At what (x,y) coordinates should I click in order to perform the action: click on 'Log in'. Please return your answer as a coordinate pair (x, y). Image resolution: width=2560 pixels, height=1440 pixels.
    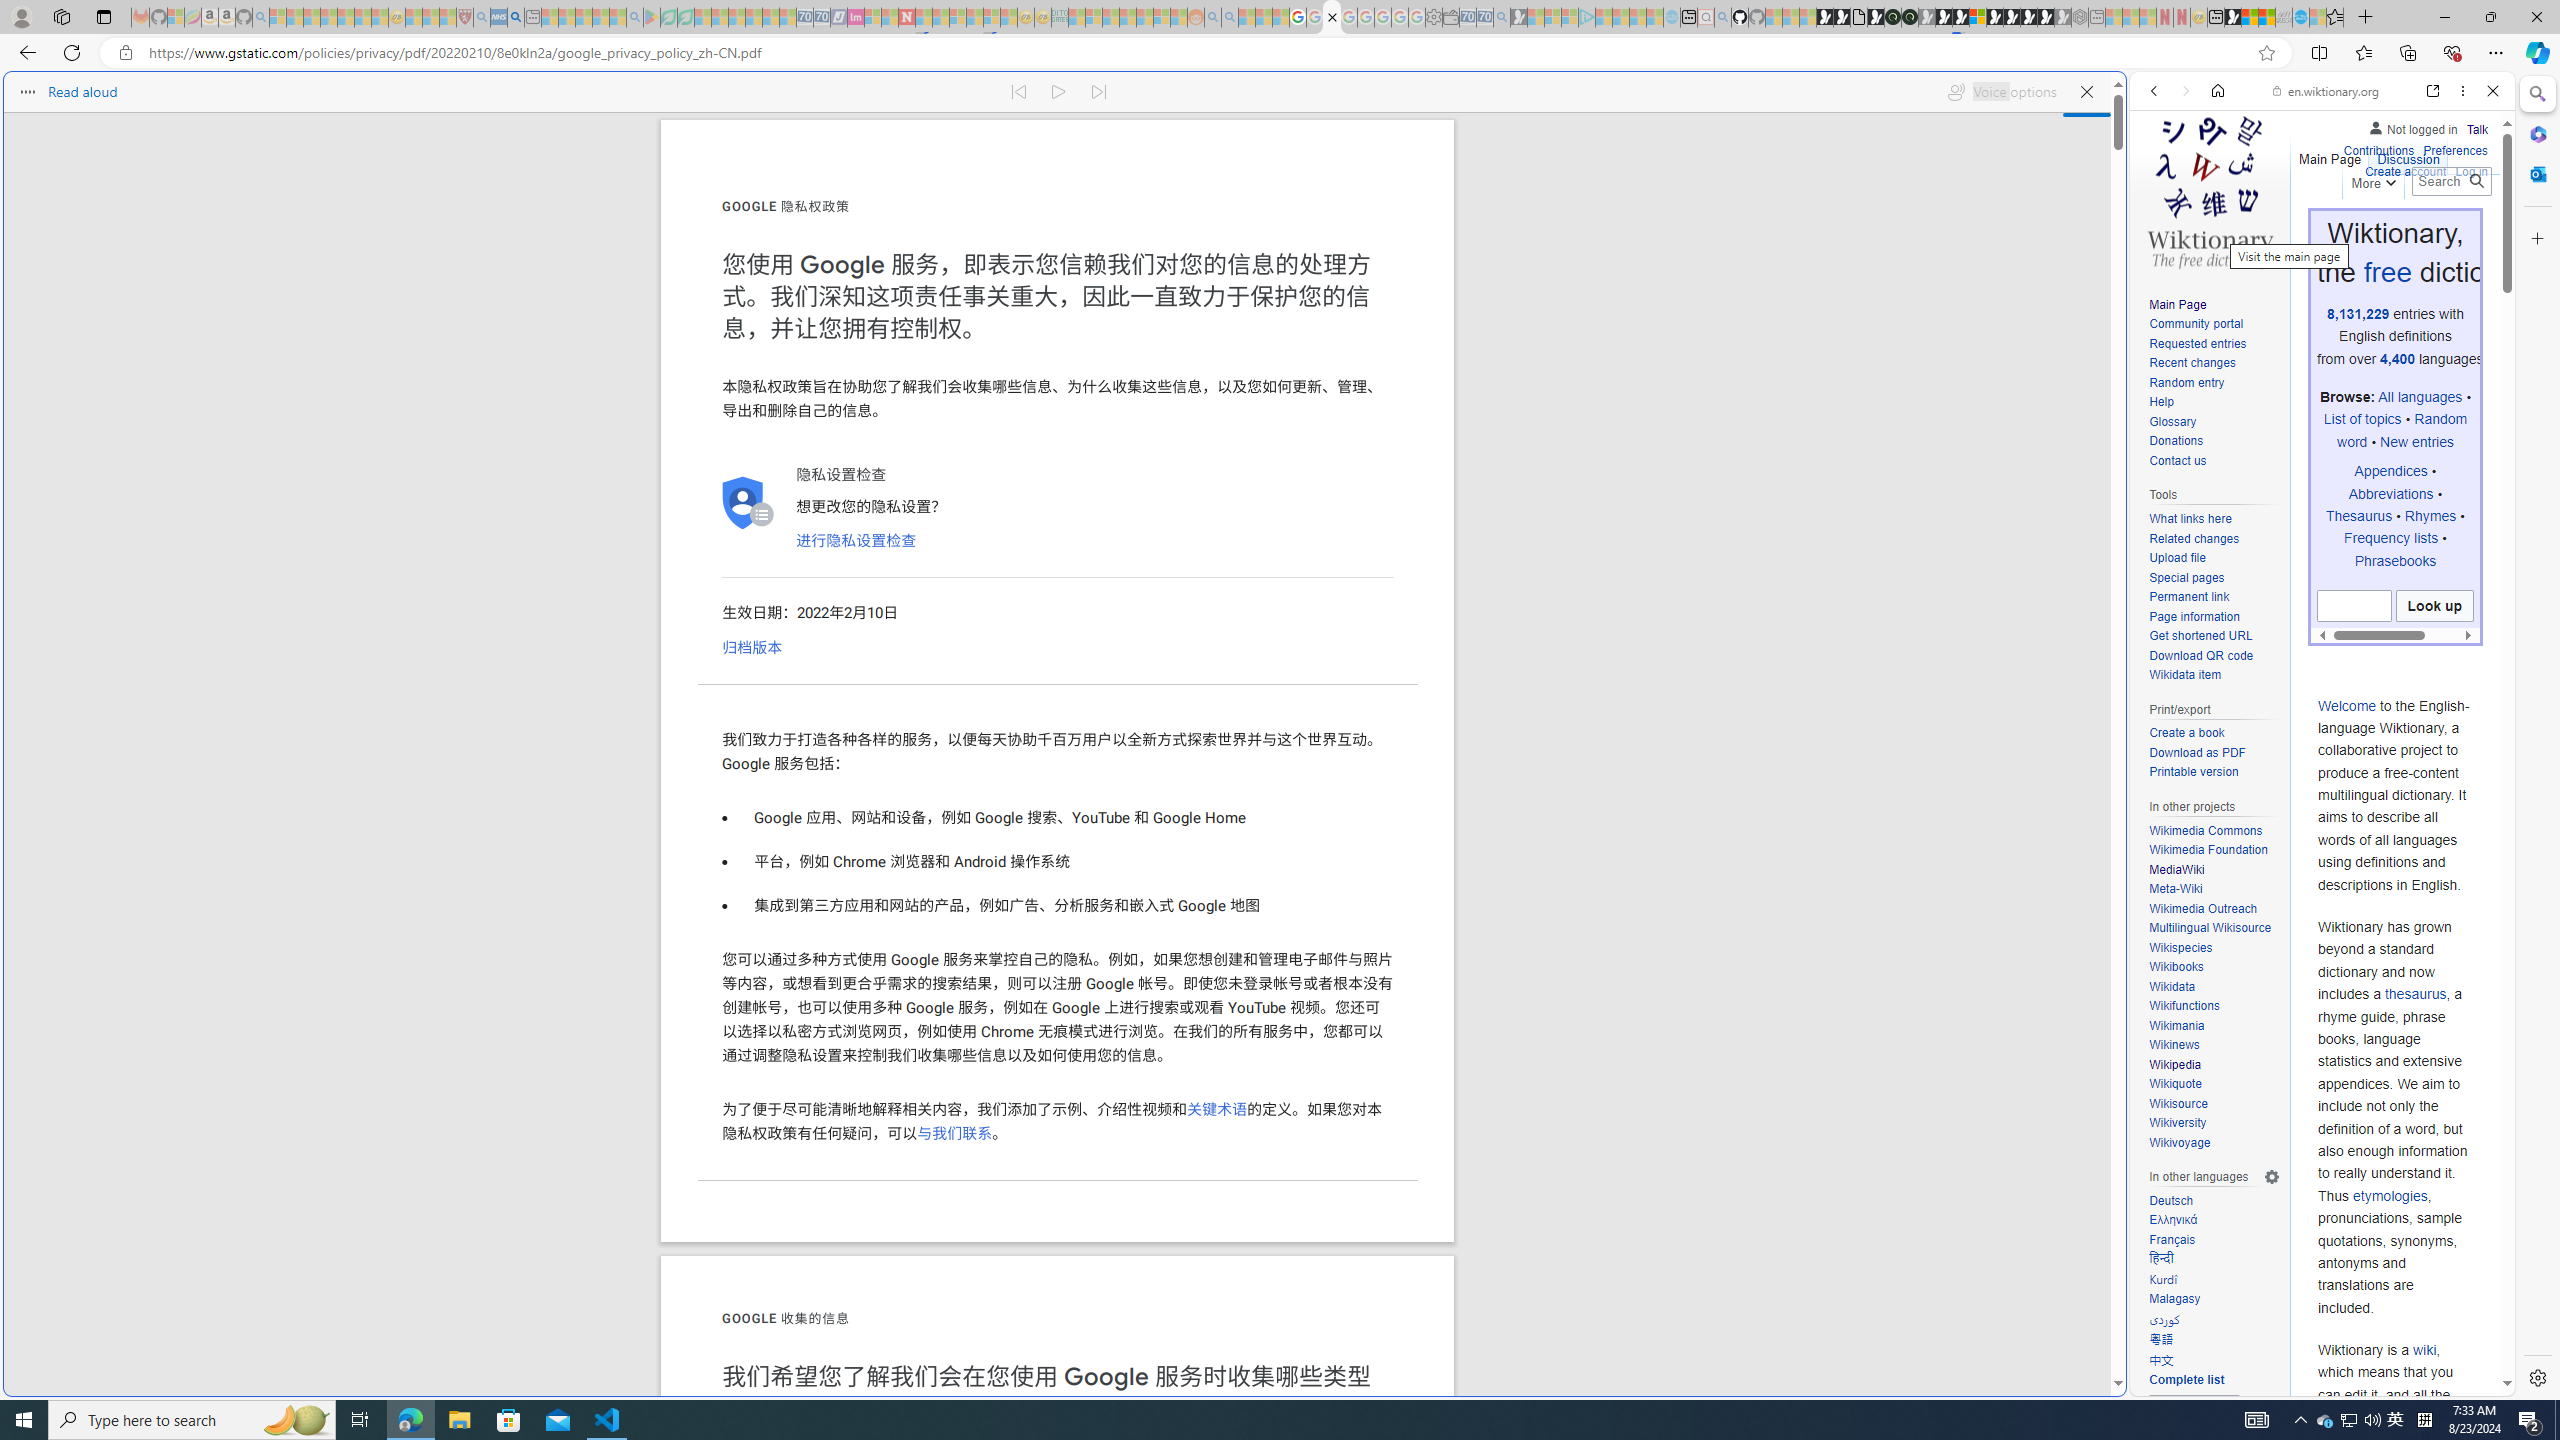
    Looking at the image, I should click on (2470, 172).